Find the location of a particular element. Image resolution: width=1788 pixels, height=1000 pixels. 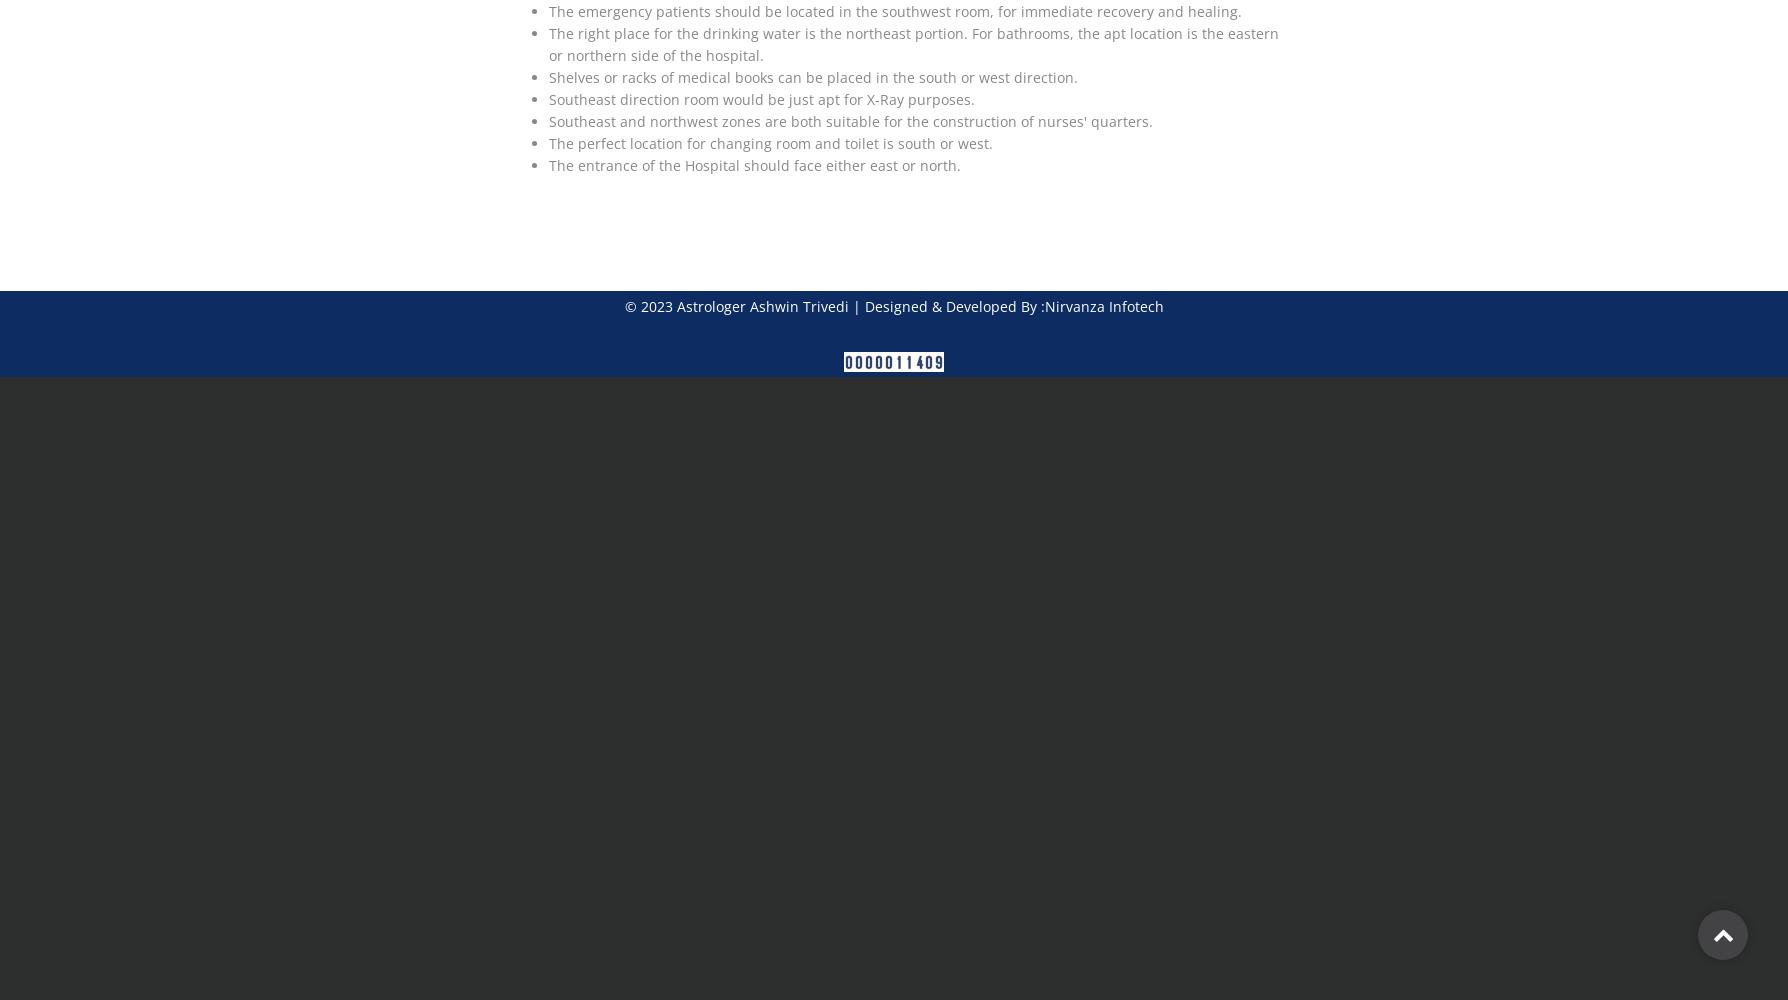

'The right place for the drinking water is the northeast portion. For bathrooms, the apt location is the eastern or northern side of the hospital.' is located at coordinates (548, 44).